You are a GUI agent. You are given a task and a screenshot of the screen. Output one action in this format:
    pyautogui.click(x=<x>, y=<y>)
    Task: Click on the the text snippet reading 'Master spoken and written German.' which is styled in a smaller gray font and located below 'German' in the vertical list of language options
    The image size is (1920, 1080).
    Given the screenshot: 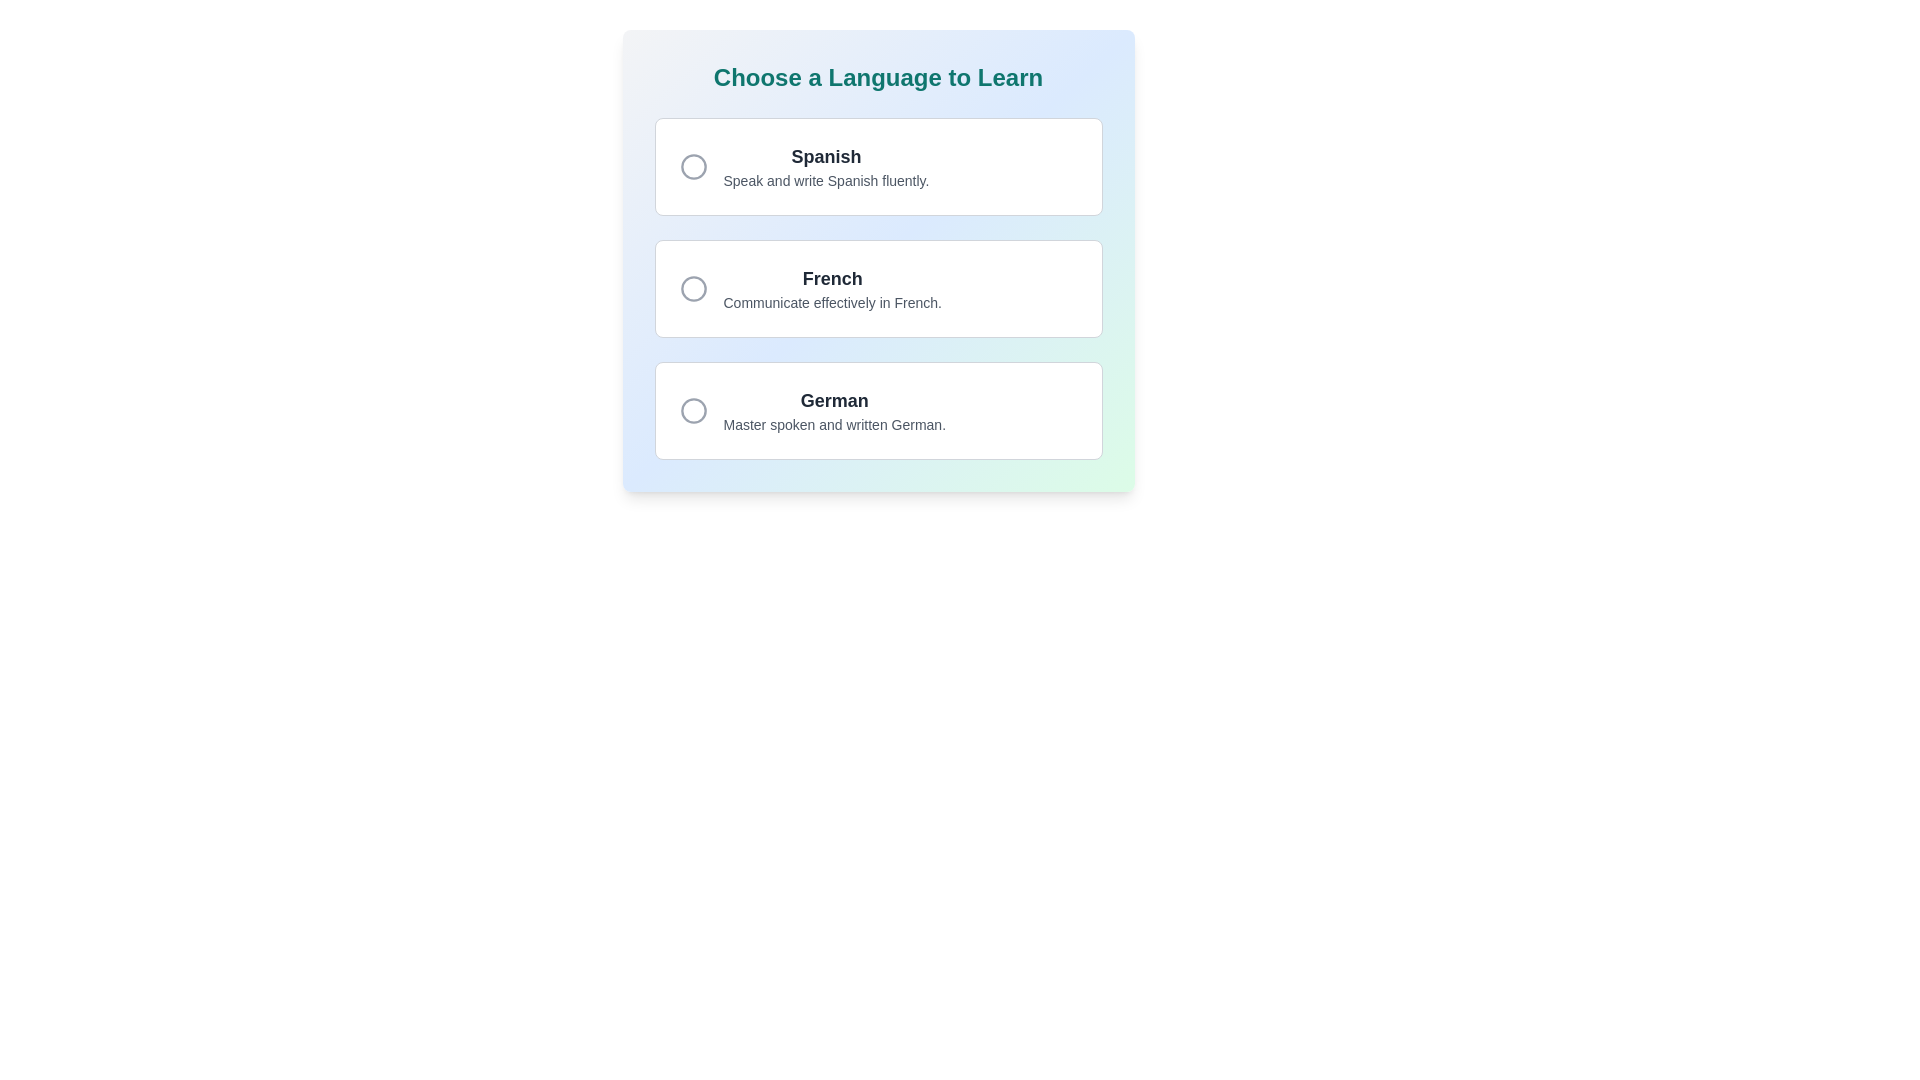 What is the action you would take?
    pyautogui.click(x=834, y=423)
    